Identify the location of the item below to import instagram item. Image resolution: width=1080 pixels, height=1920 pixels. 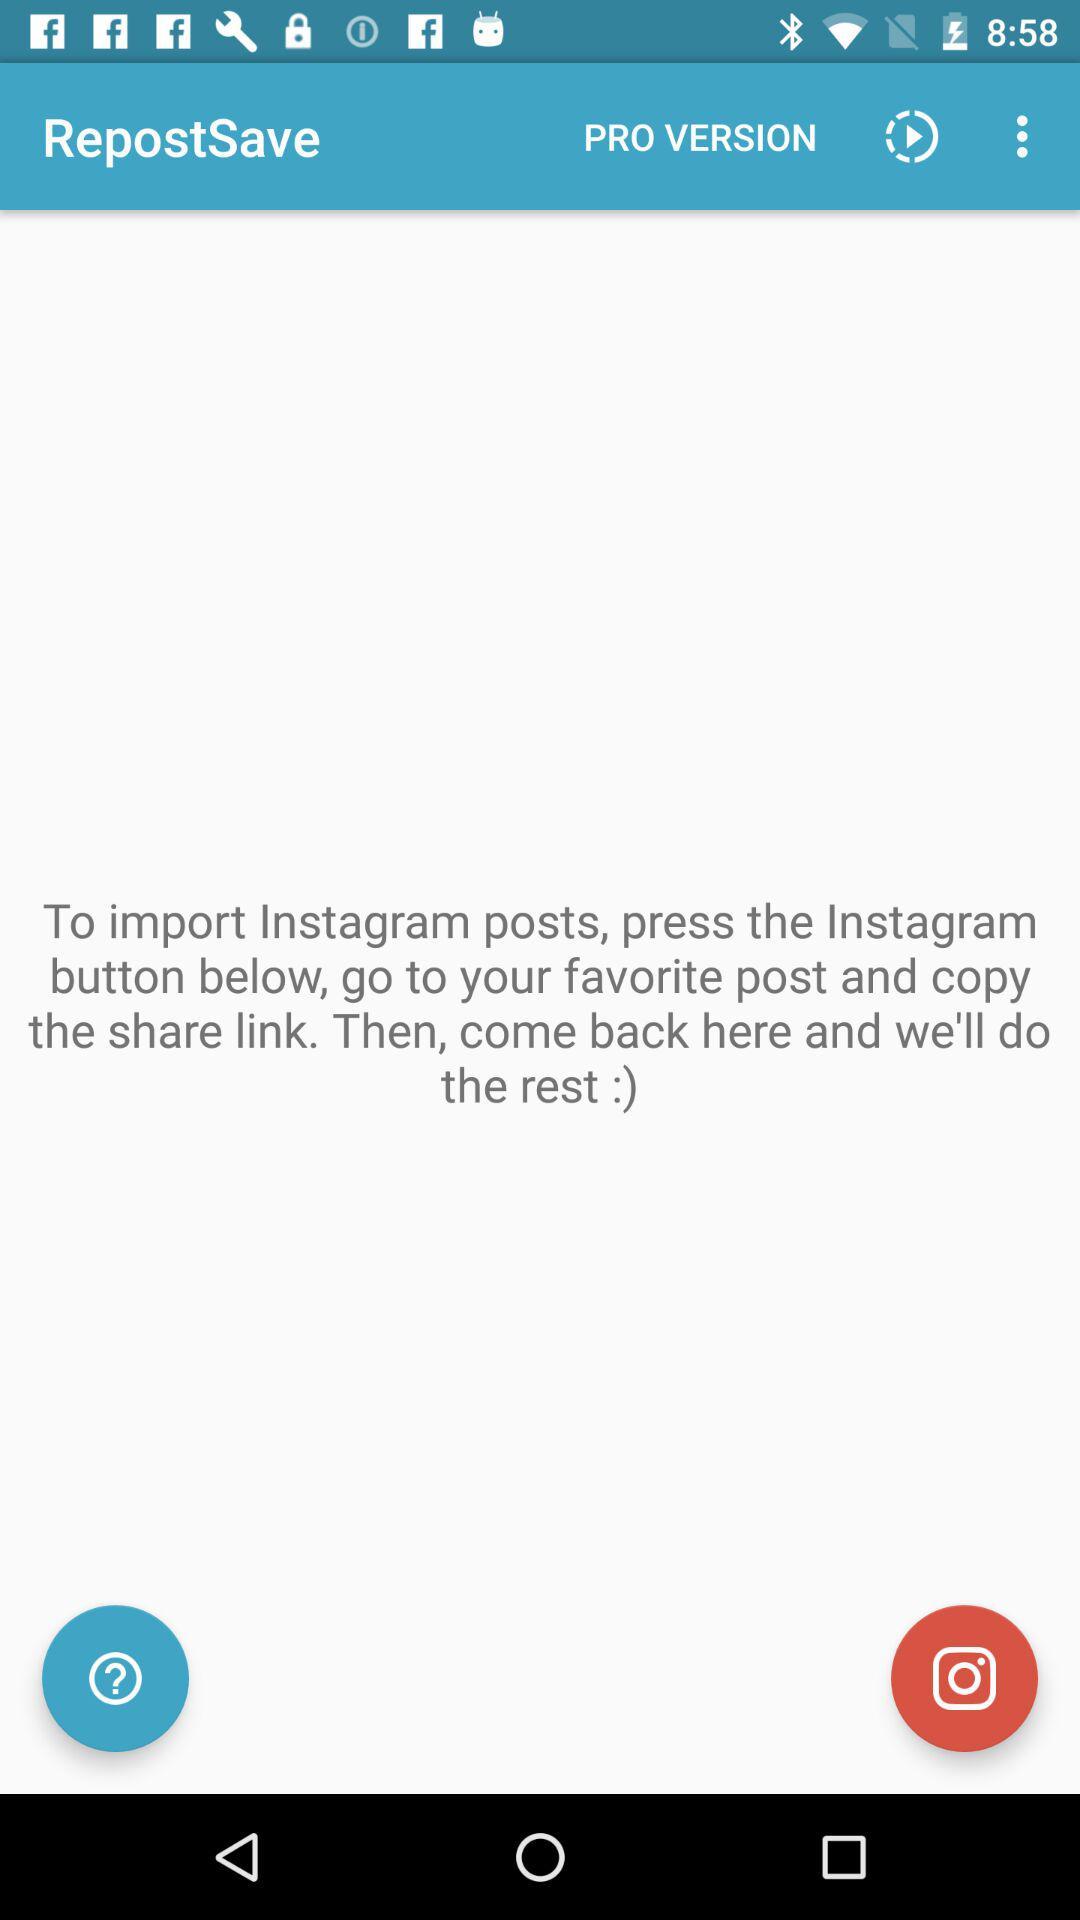
(963, 1678).